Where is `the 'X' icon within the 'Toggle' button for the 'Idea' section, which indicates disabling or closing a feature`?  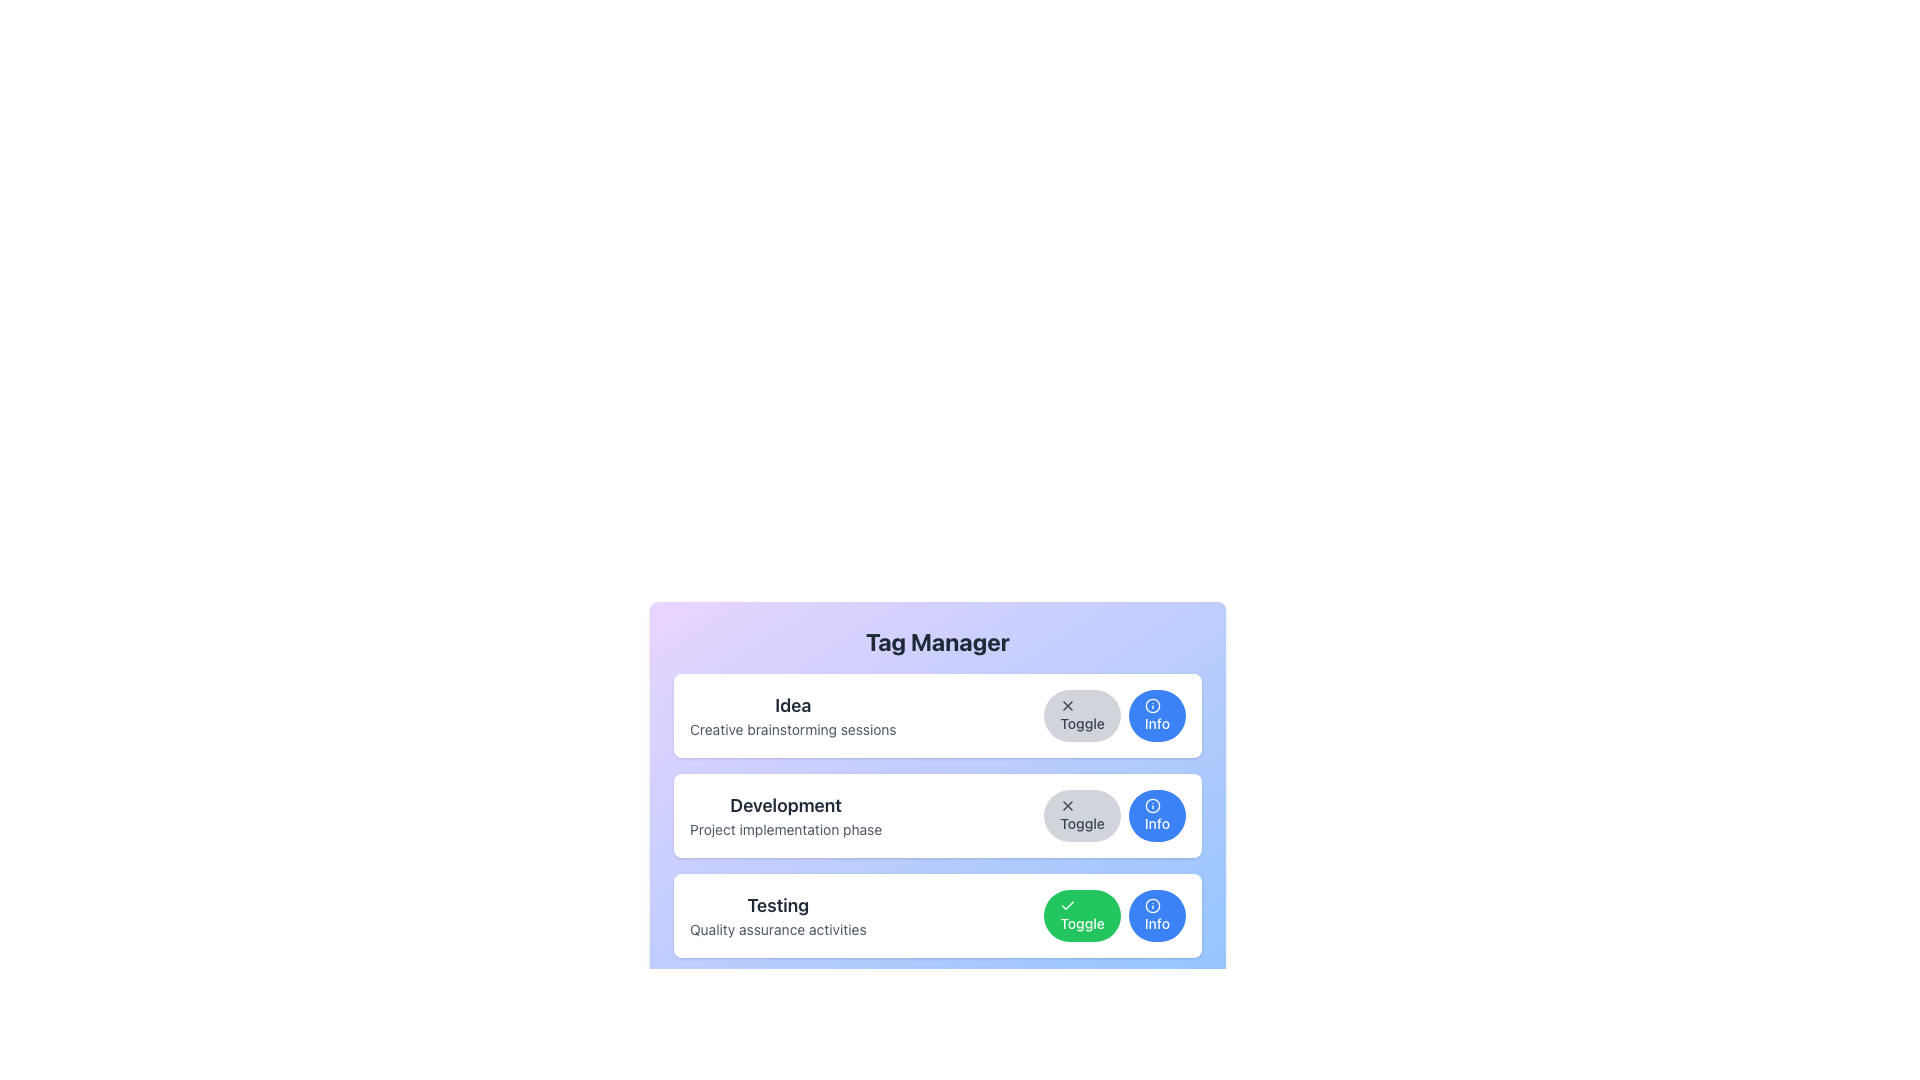
the 'X' icon within the 'Toggle' button for the 'Idea' section, which indicates disabling or closing a feature is located at coordinates (1067, 704).